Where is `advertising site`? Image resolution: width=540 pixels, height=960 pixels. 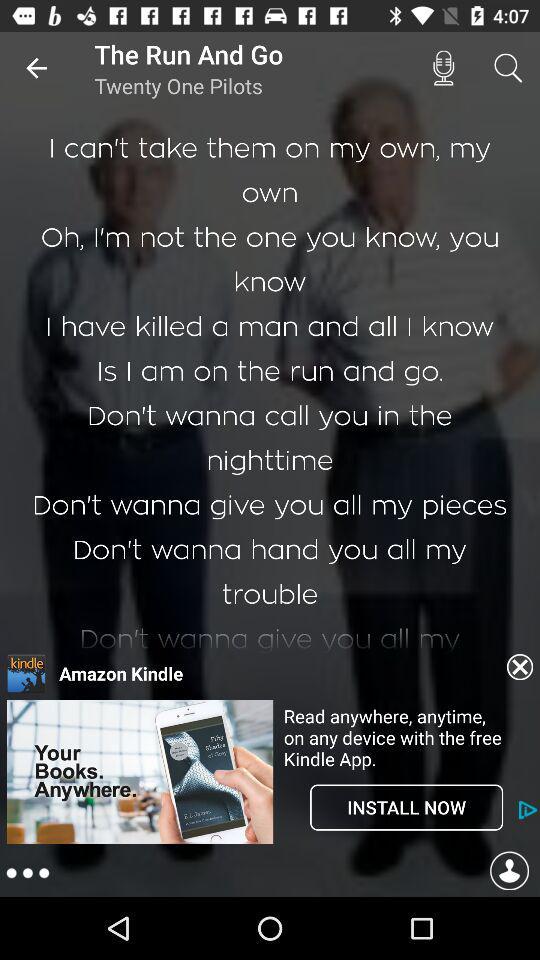
advertising site is located at coordinates (139, 841).